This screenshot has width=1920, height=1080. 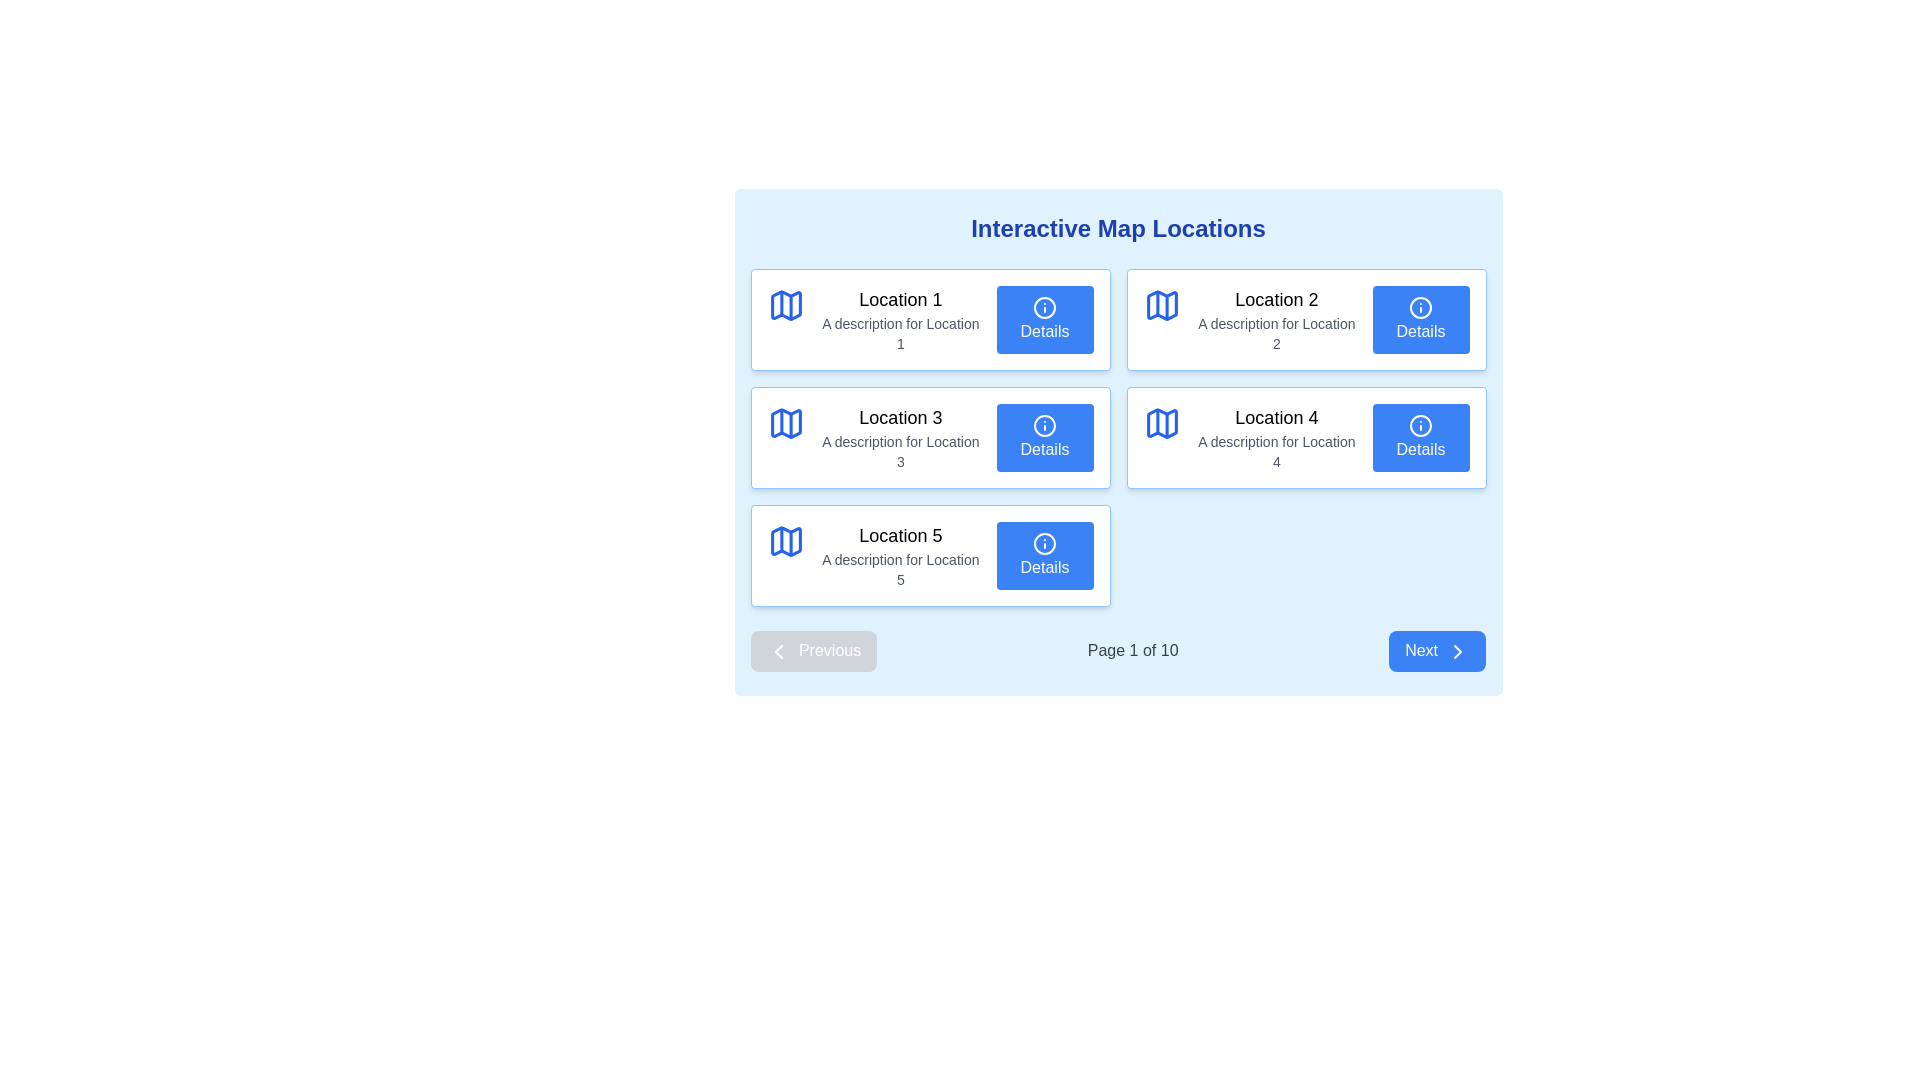 I want to click on the Card Layout Component located at the bottom left of the grid, which features a title, description, and an interactive button, styled with a white background and blue border, so click(x=929, y=555).